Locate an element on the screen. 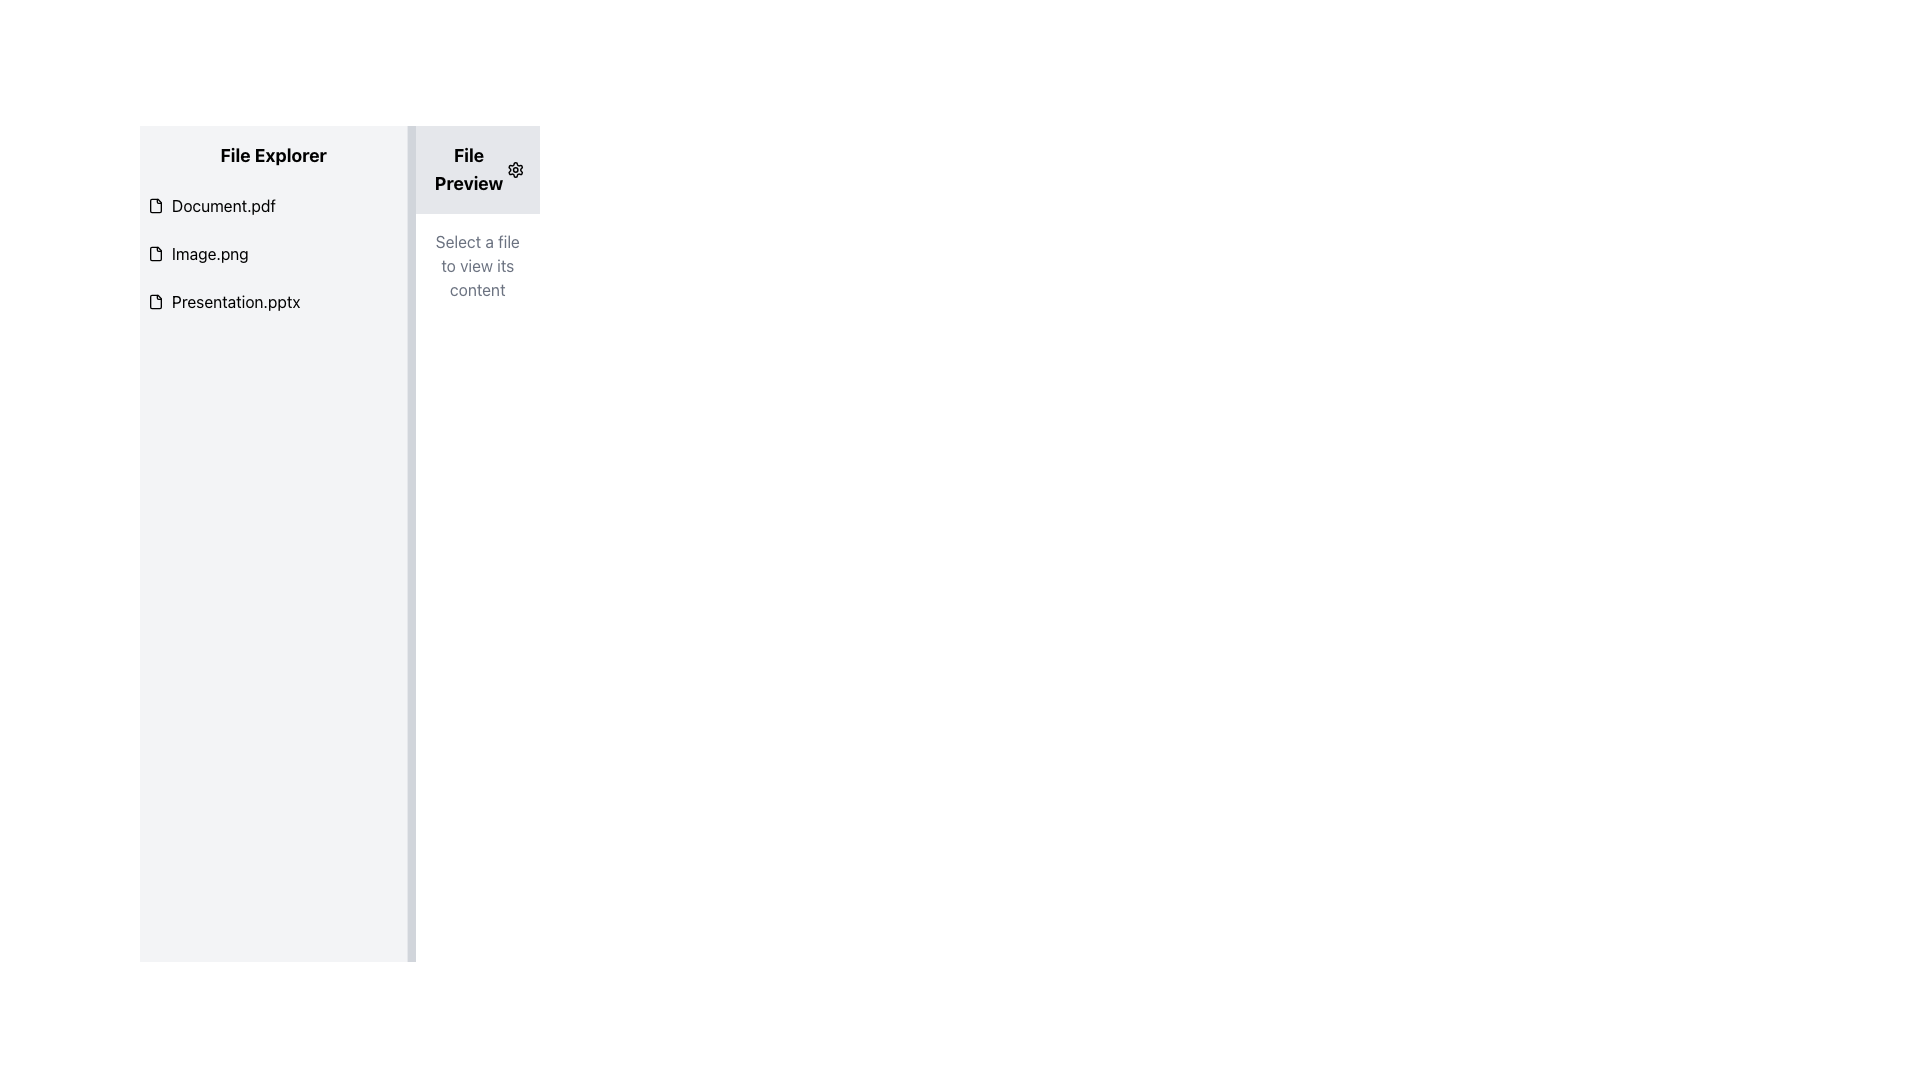 This screenshot has height=1080, width=1920. placeholder instruction text located in the 'File Preview' panel, which guides users to select a file from the 'File Explorer' is located at coordinates (476, 265).